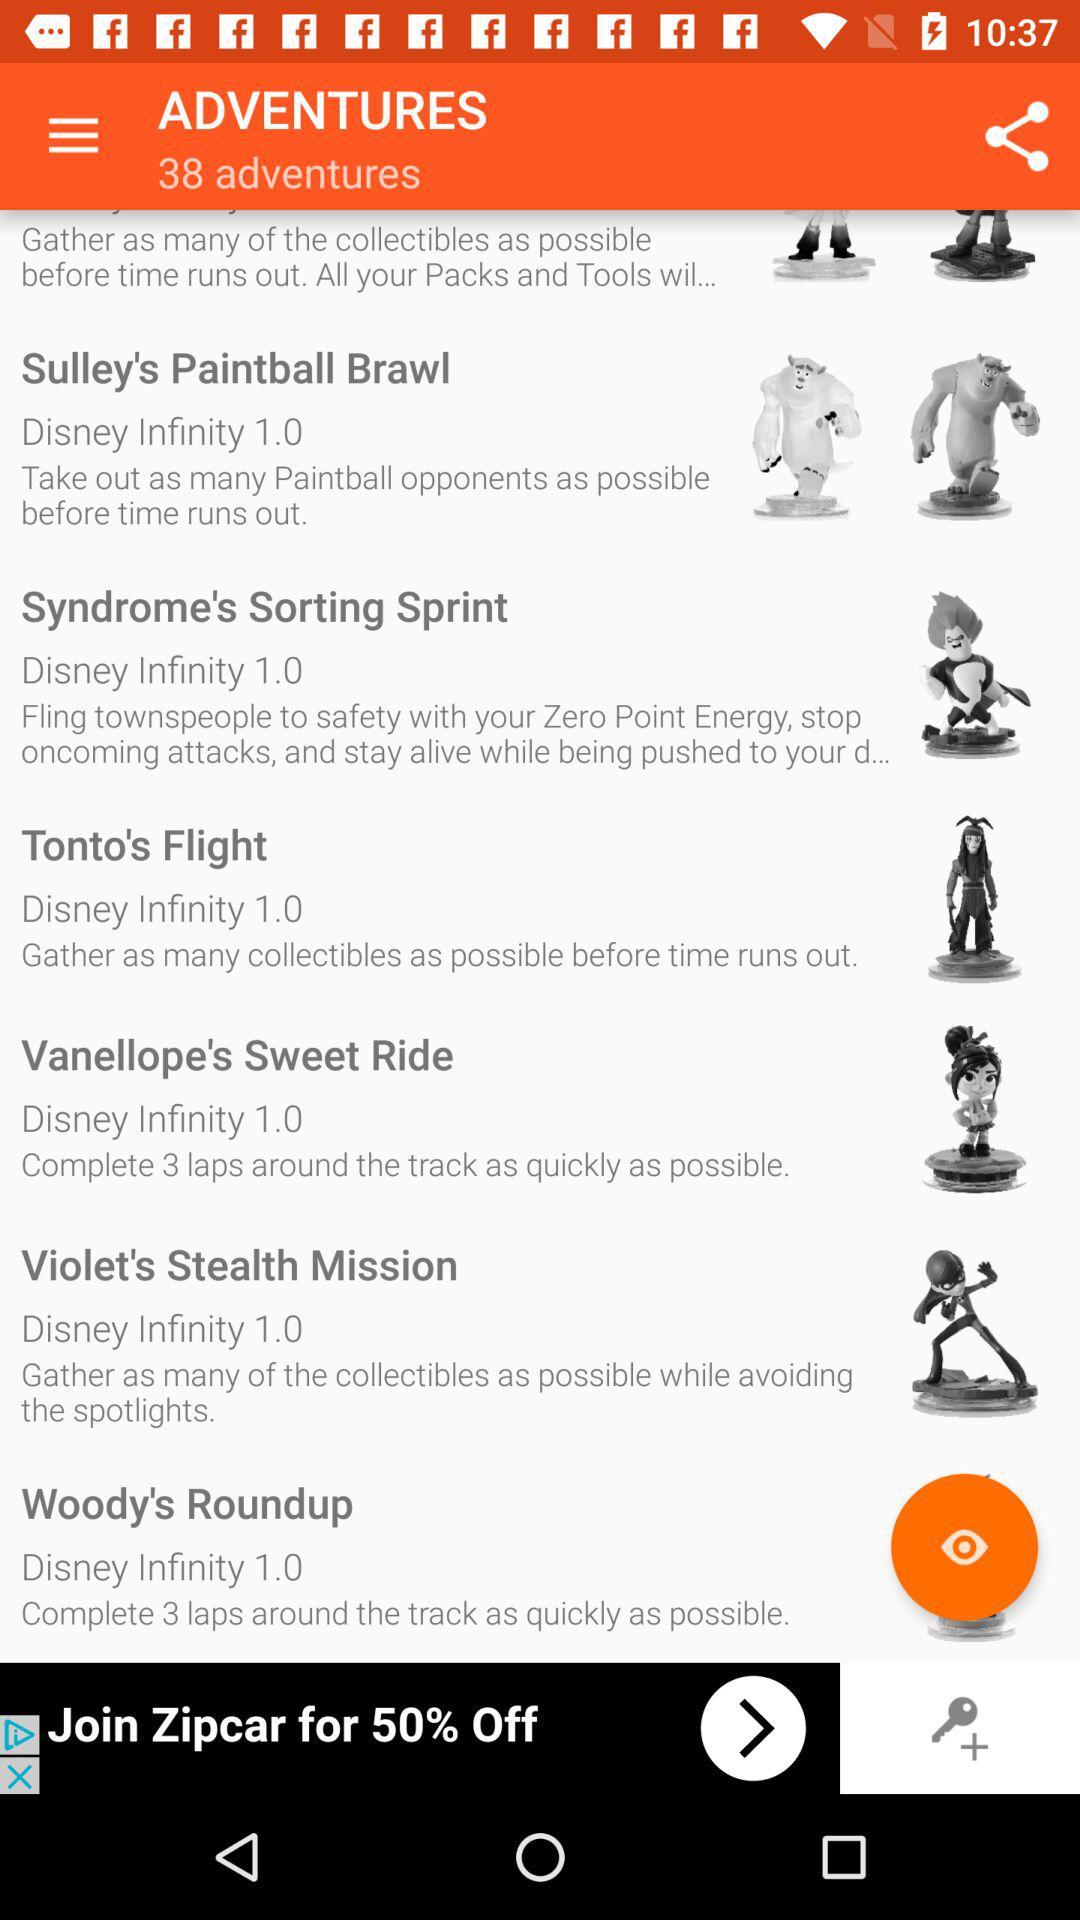 The height and width of the screenshot is (1920, 1080). Describe the element at coordinates (963, 1546) in the screenshot. I see `find location` at that location.